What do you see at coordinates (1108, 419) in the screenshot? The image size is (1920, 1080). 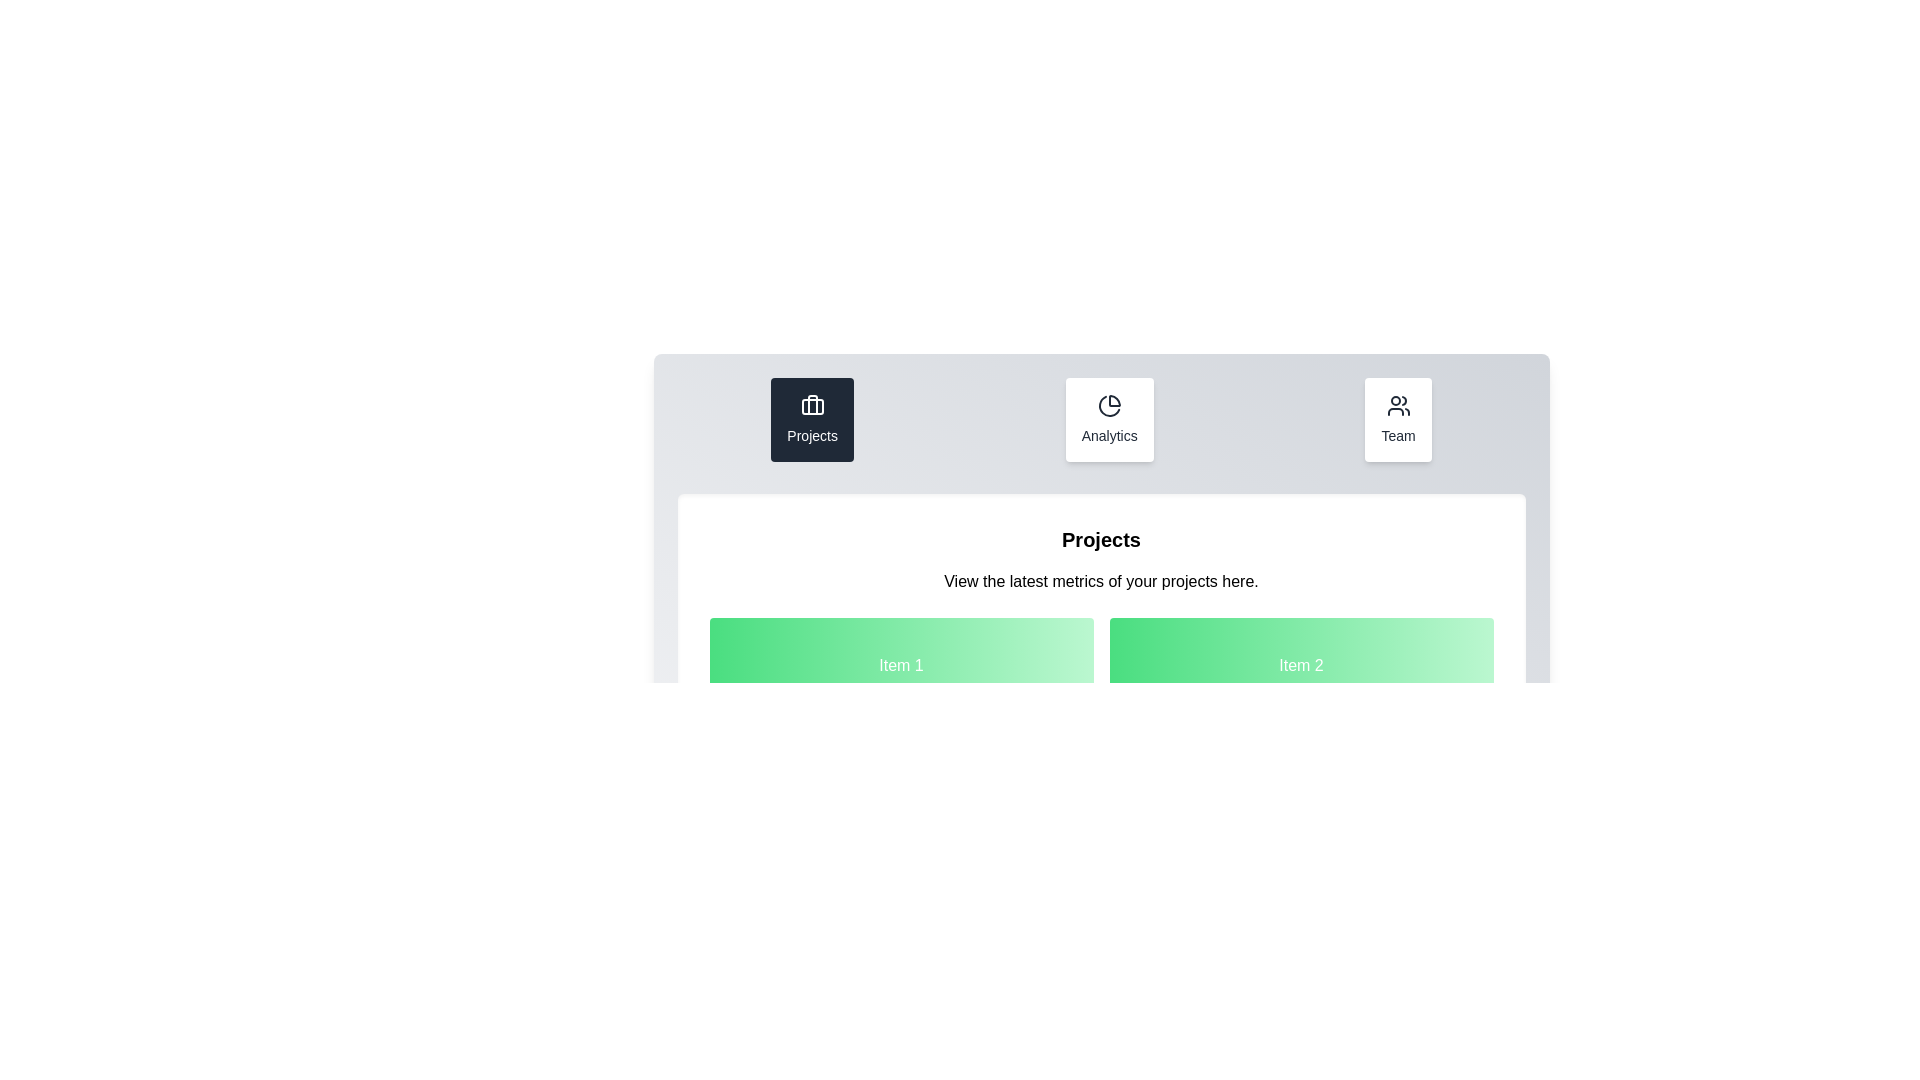 I see `the tab named Analytics` at bounding box center [1108, 419].